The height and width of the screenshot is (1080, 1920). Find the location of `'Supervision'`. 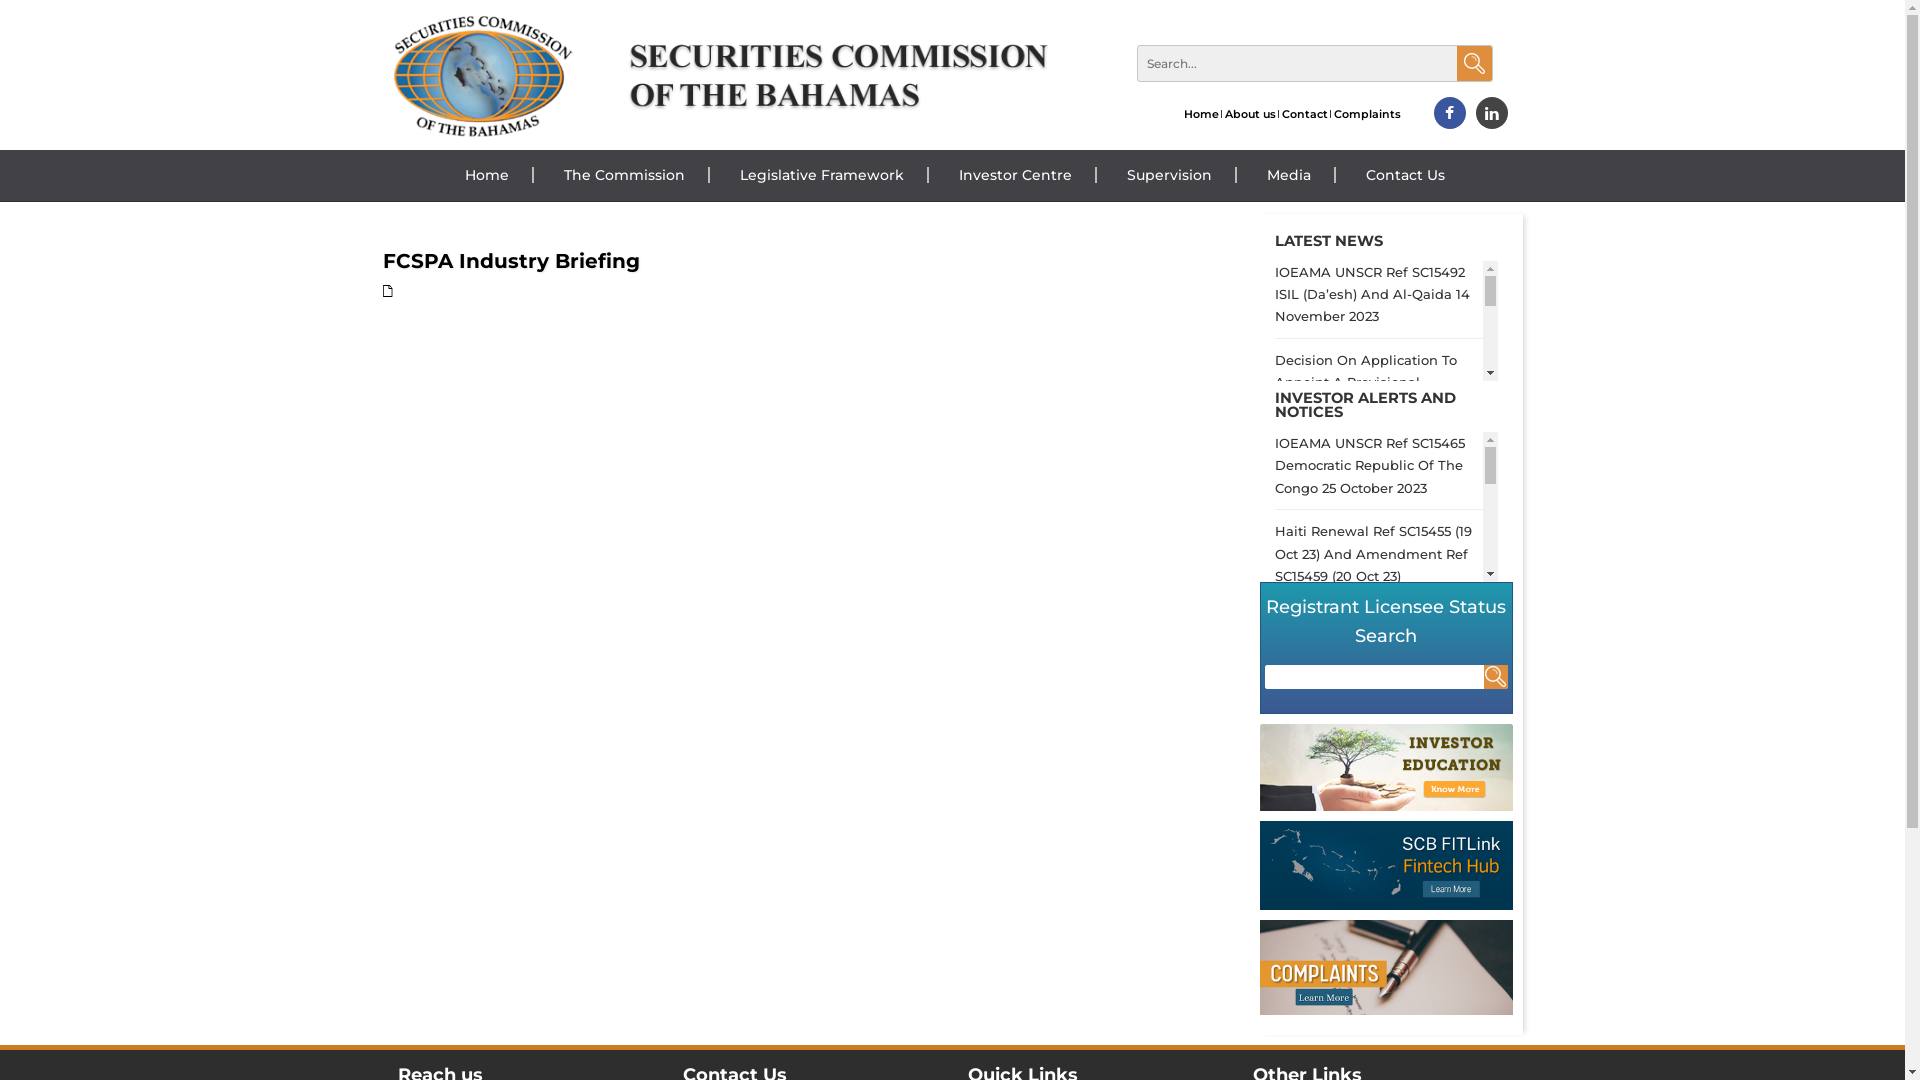

'Supervision' is located at coordinates (1169, 174).